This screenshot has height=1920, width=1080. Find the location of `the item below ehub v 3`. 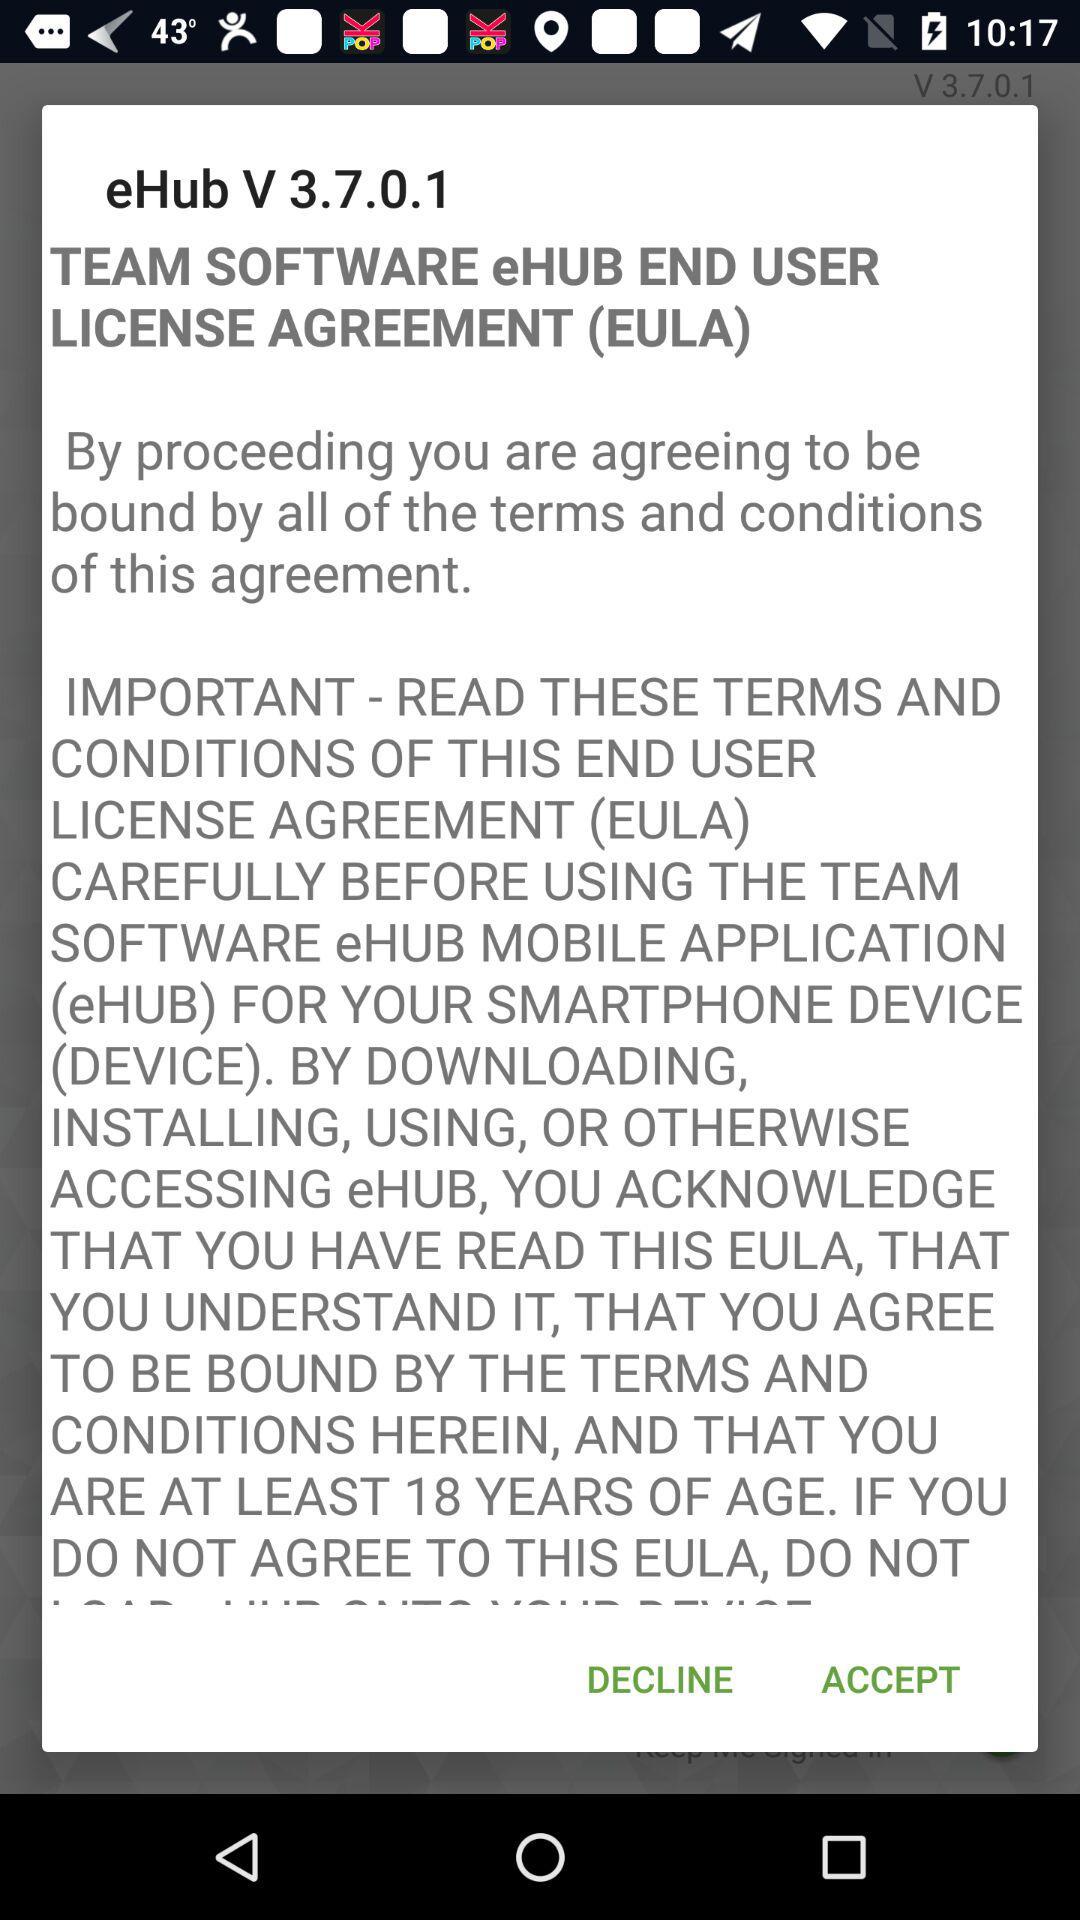

the item below ehub v 3 is located at coordinates (540, 912).